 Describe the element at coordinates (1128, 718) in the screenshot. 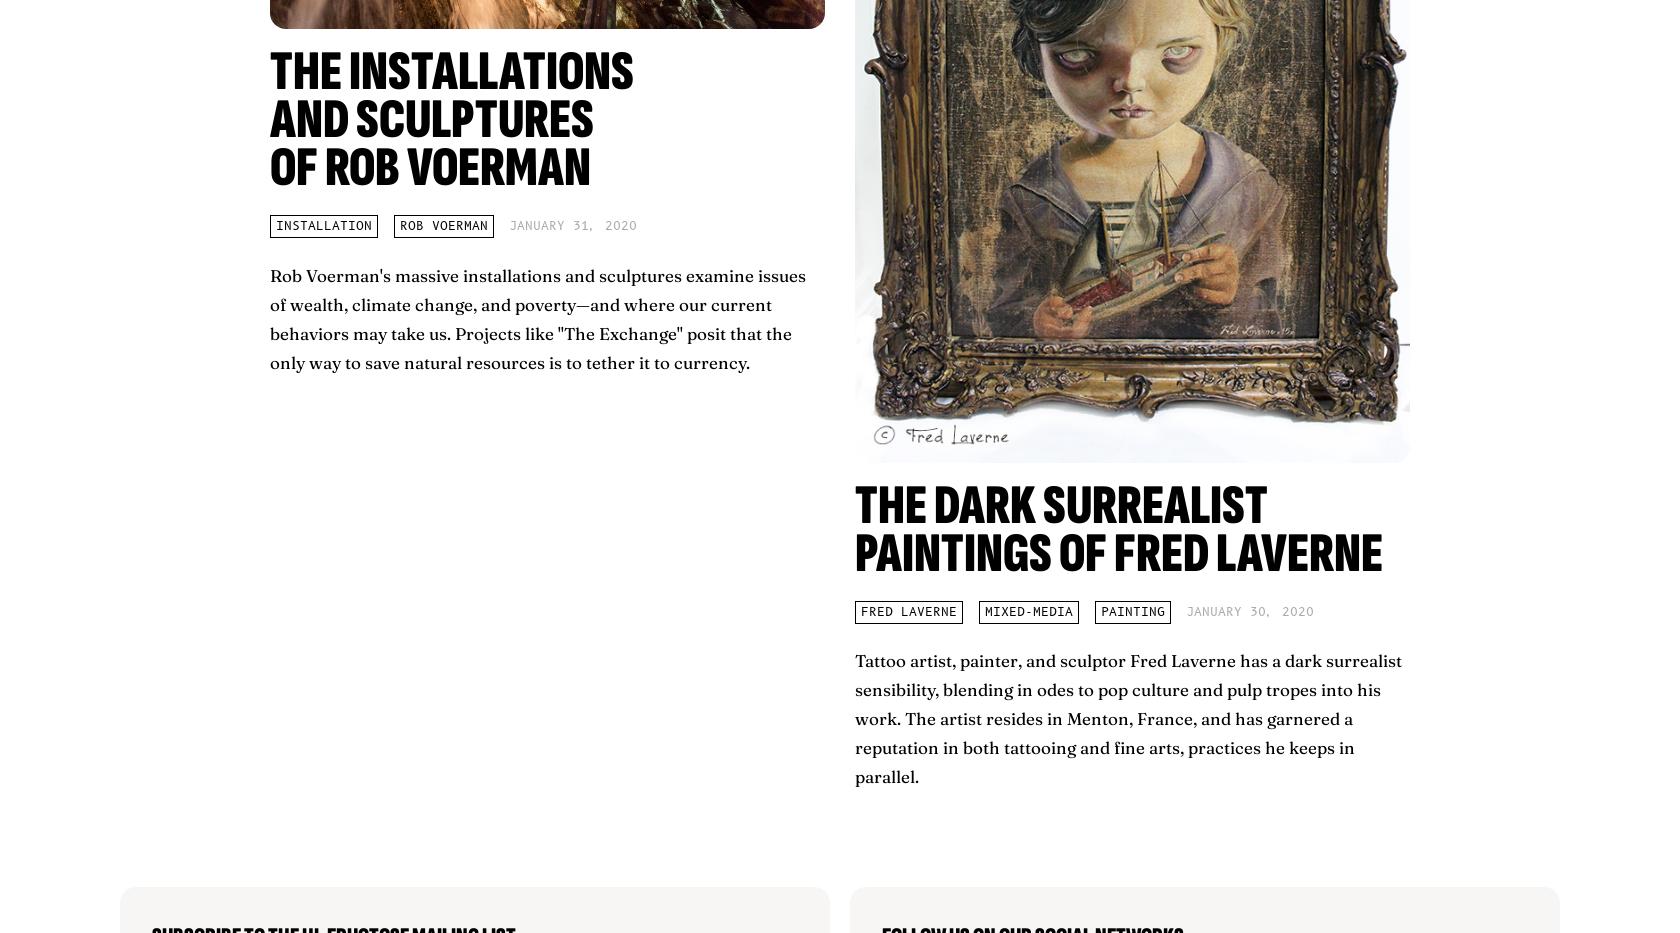

I see `'Tattoo artist, painter, and sculptor Fred Laverne has a dark surrealist sensibility, blending in odes to pop culture and pulp tropes into his work. The artist resides in Menton, France, and has garnered a reputation in both tattooing and fine arts, practices he keeps in parallel.'` at that location.